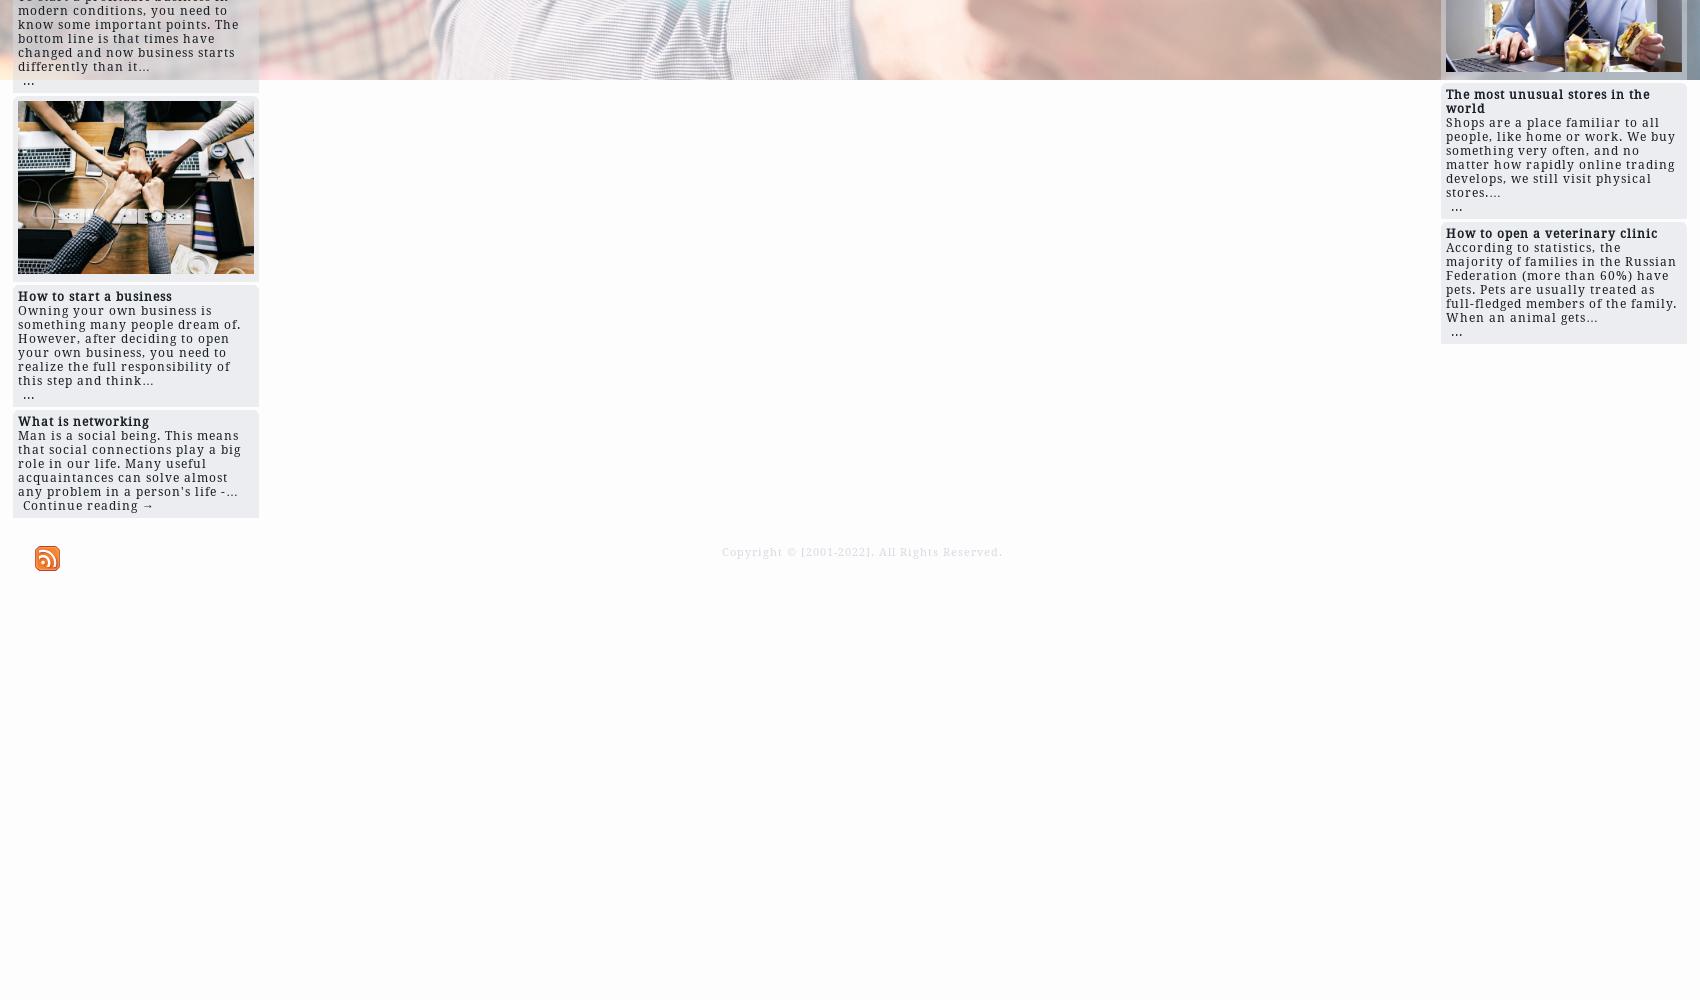 This screenshot has width=1700, height=1000. What do you see at coordinates (83, 422) in the screenshot?
I see `'What is networking'` at bounding box center [83, 422].